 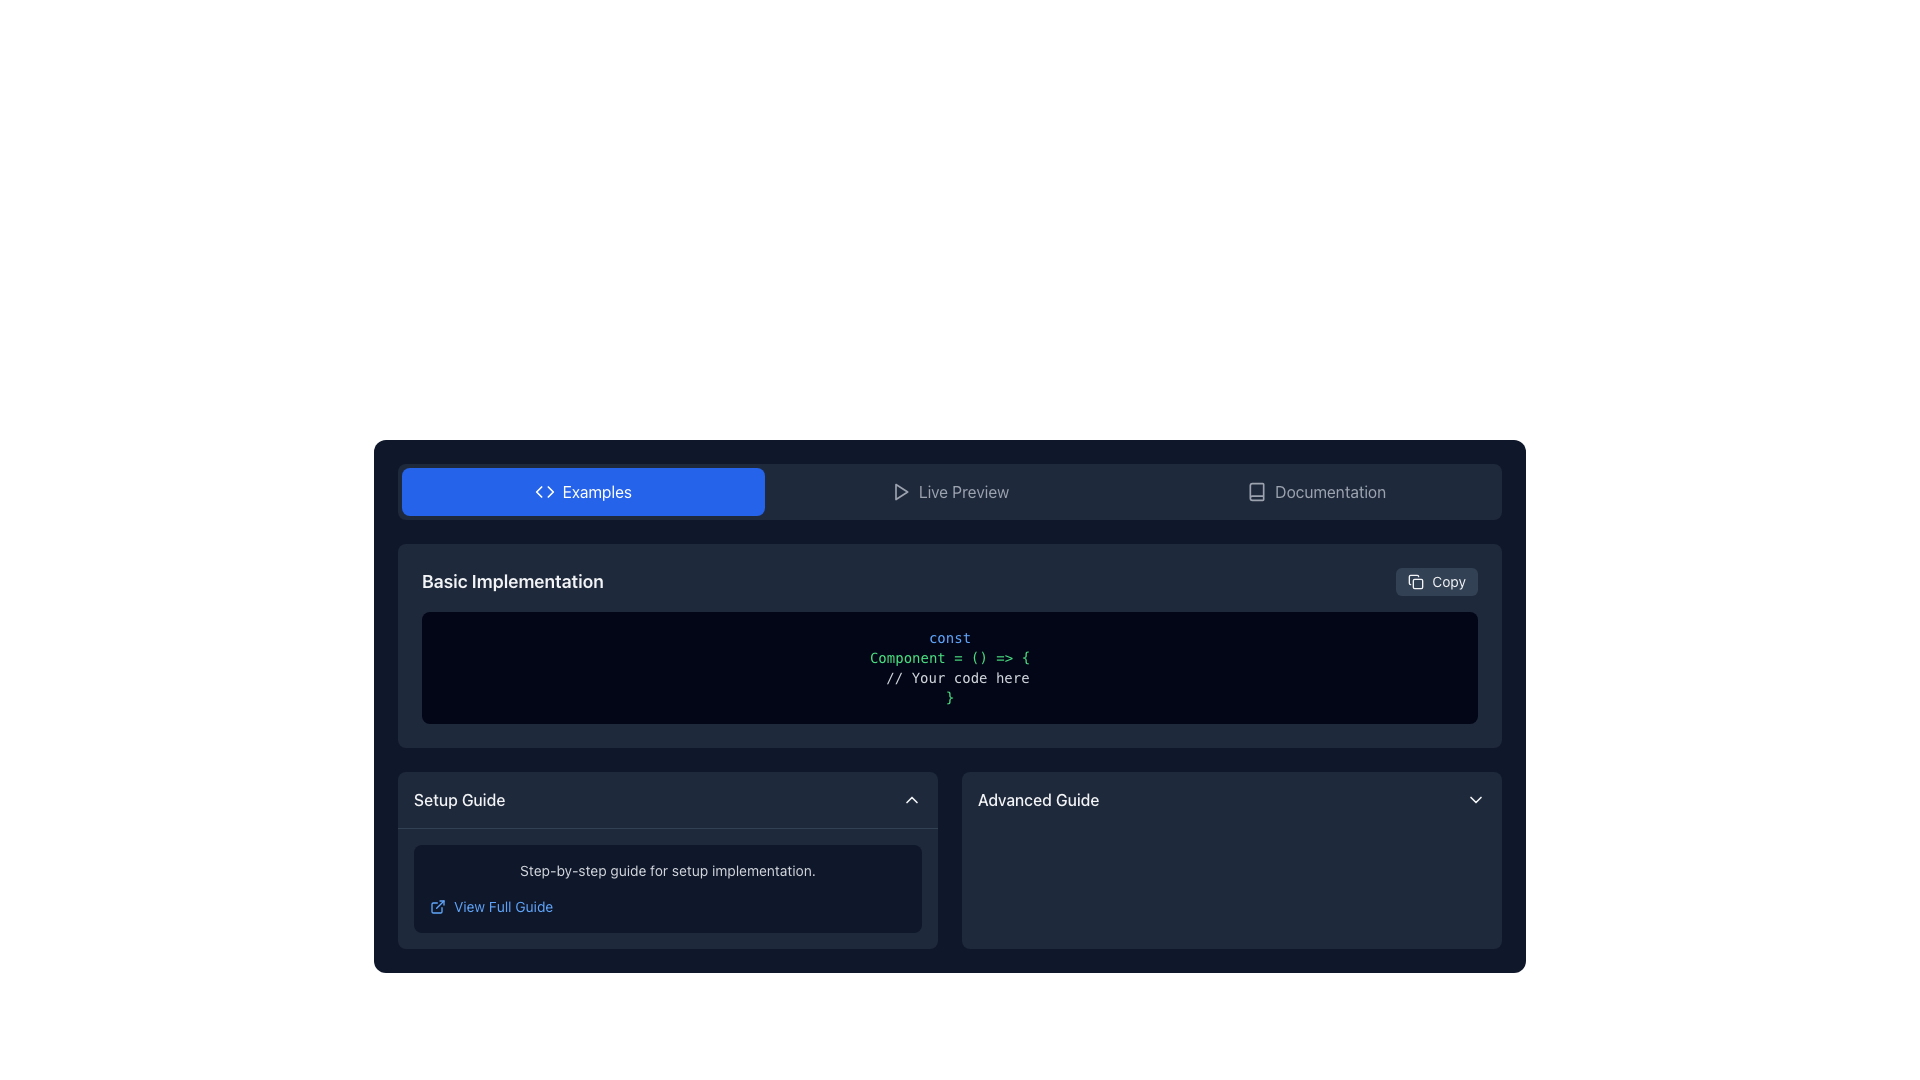 What do you see at coordinates (949, 658) in the screenshot?
I see `the text element that reads 'Component = () => {' styled in green monospaced font, located within the code block in the 'Basic Implementation' section` at bounding box center [949, 658].